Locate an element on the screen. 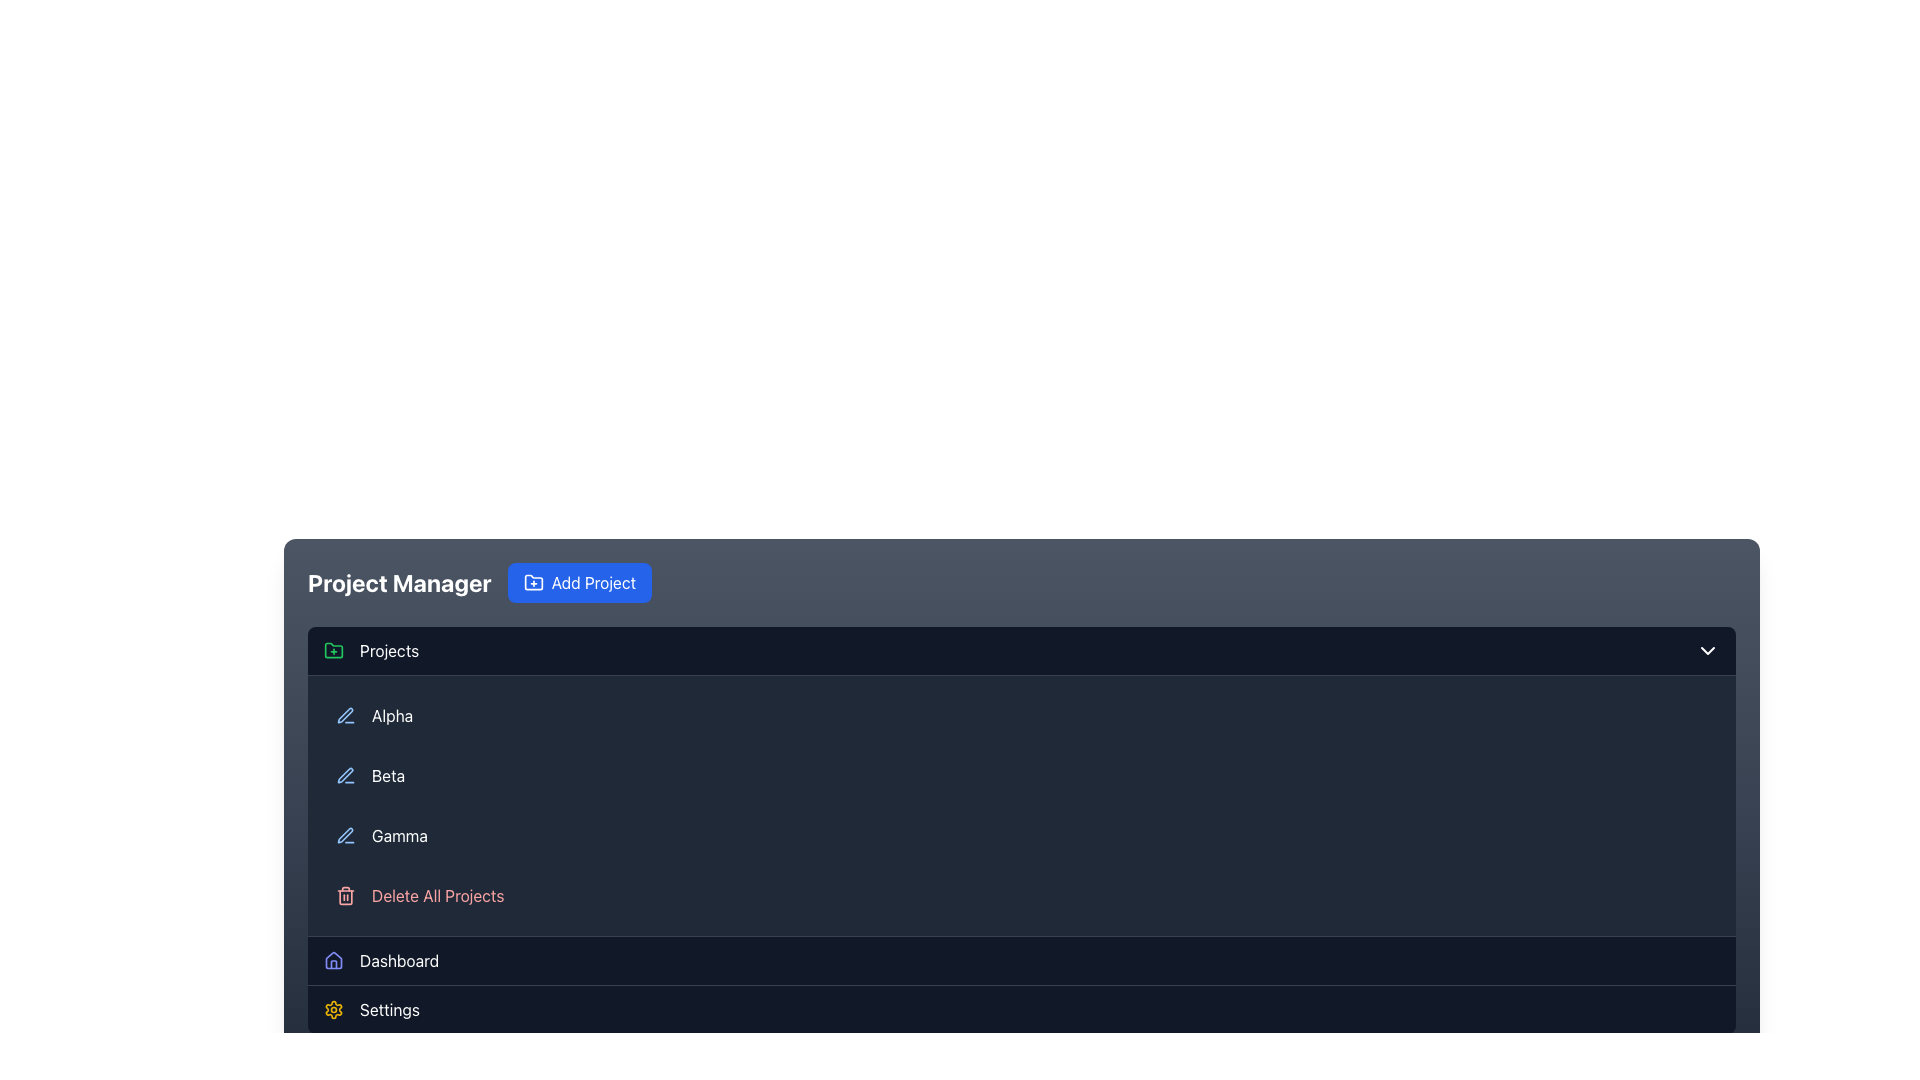  the chevron icon on the far right side of the 'Projects' row is located at coordinates (1707, 651).